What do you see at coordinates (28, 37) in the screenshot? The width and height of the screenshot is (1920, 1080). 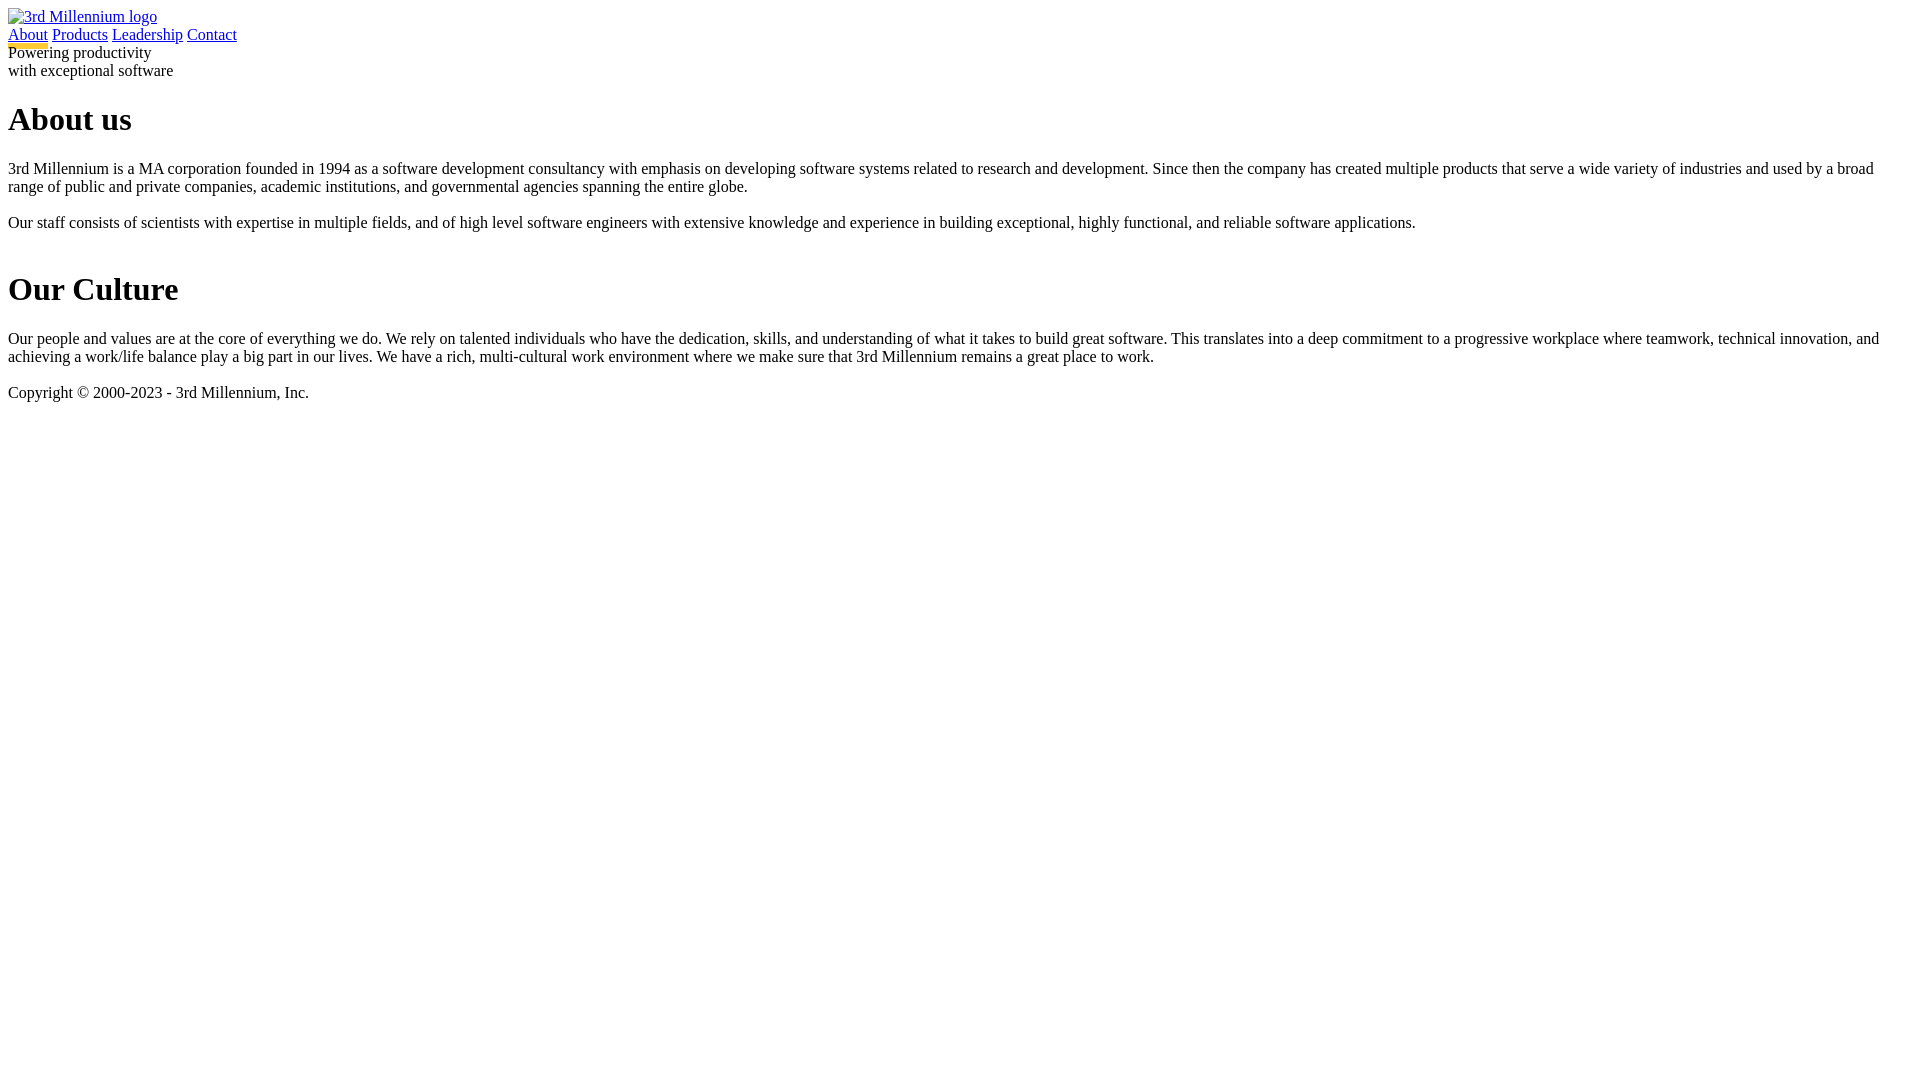 I see `'About'` at bounding box center [28, 37].